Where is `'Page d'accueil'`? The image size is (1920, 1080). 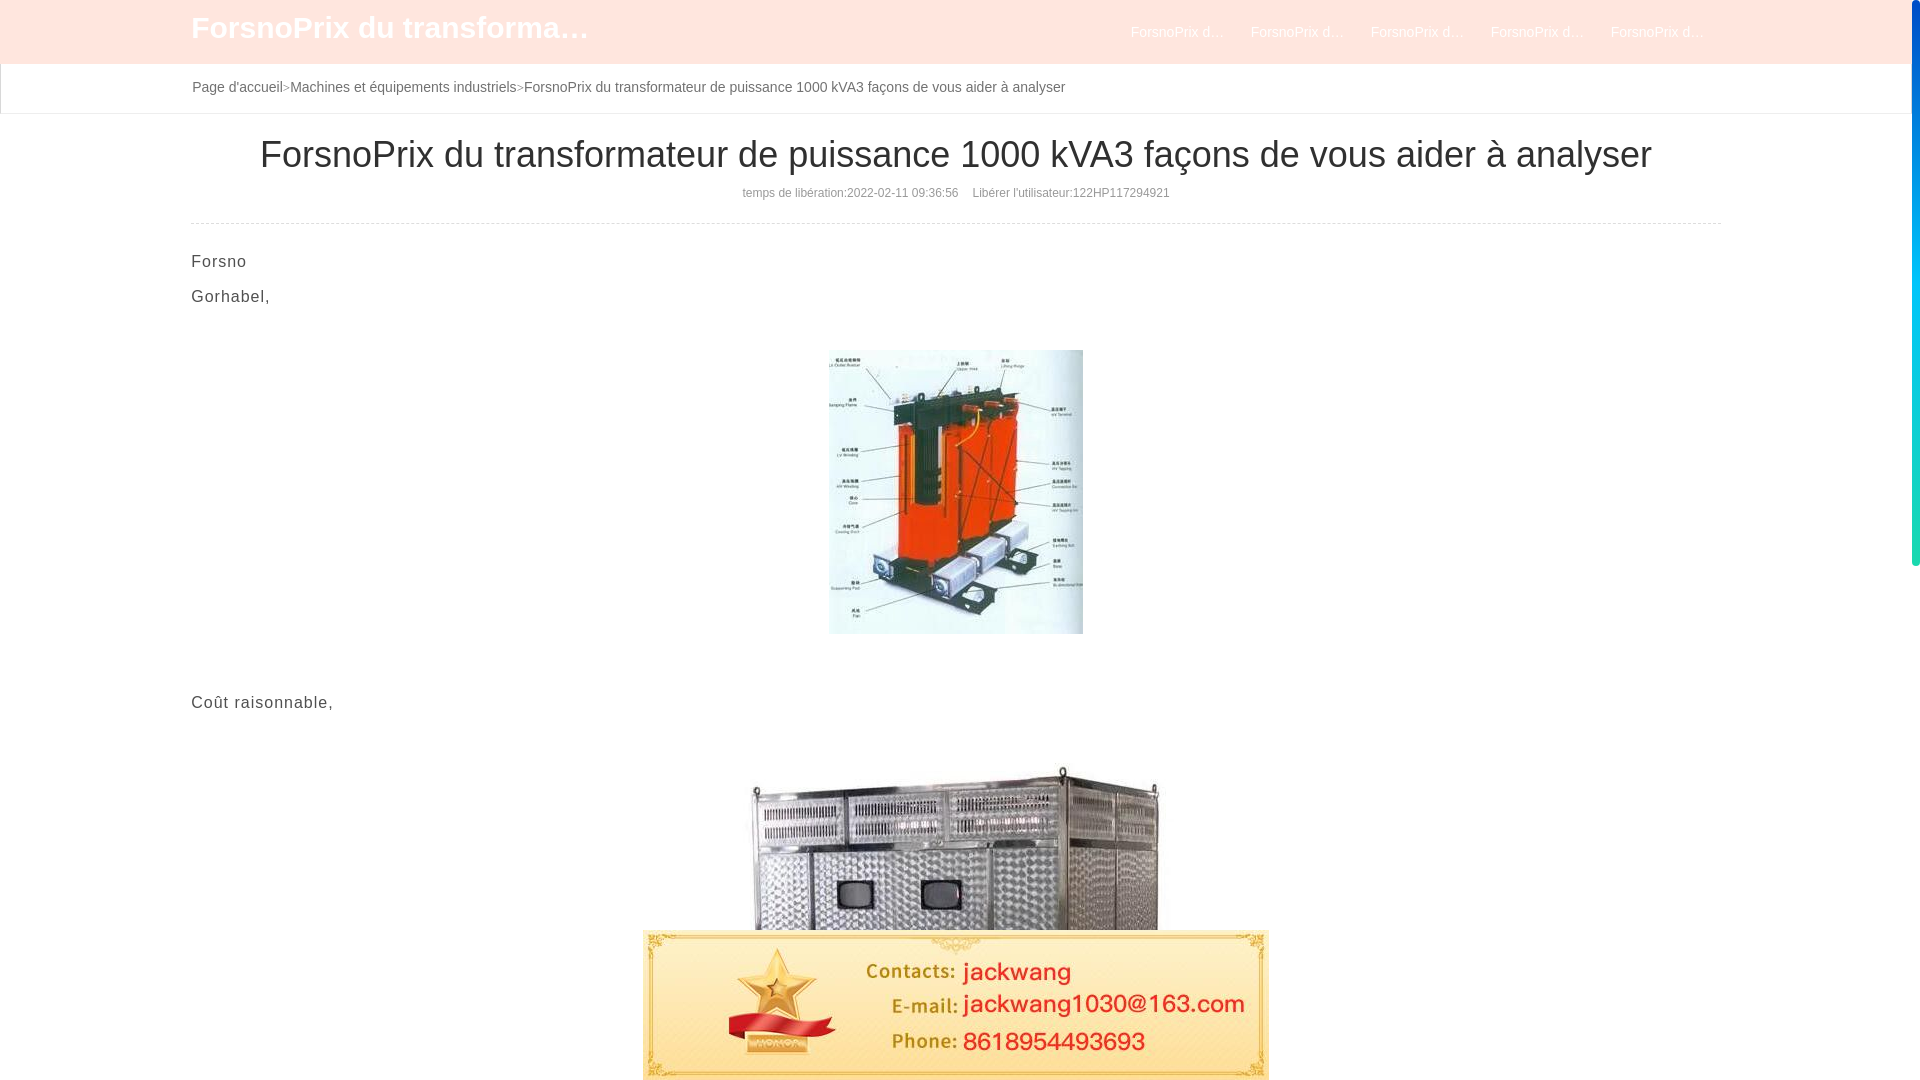
'Page d'accueil' is located at coordinates (237, 86).